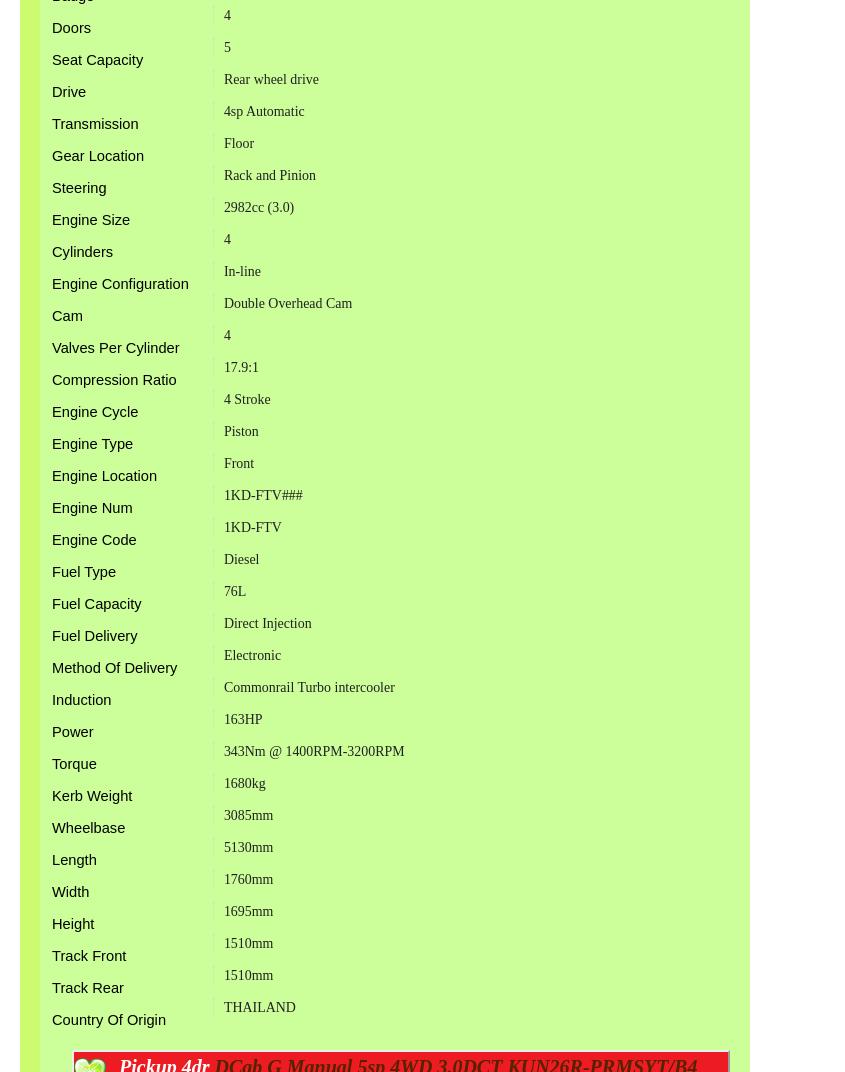 Image resolution: width=845 pixels, height=1072 pixels. I want to click on 'Direct Injection', so click(267, 622).